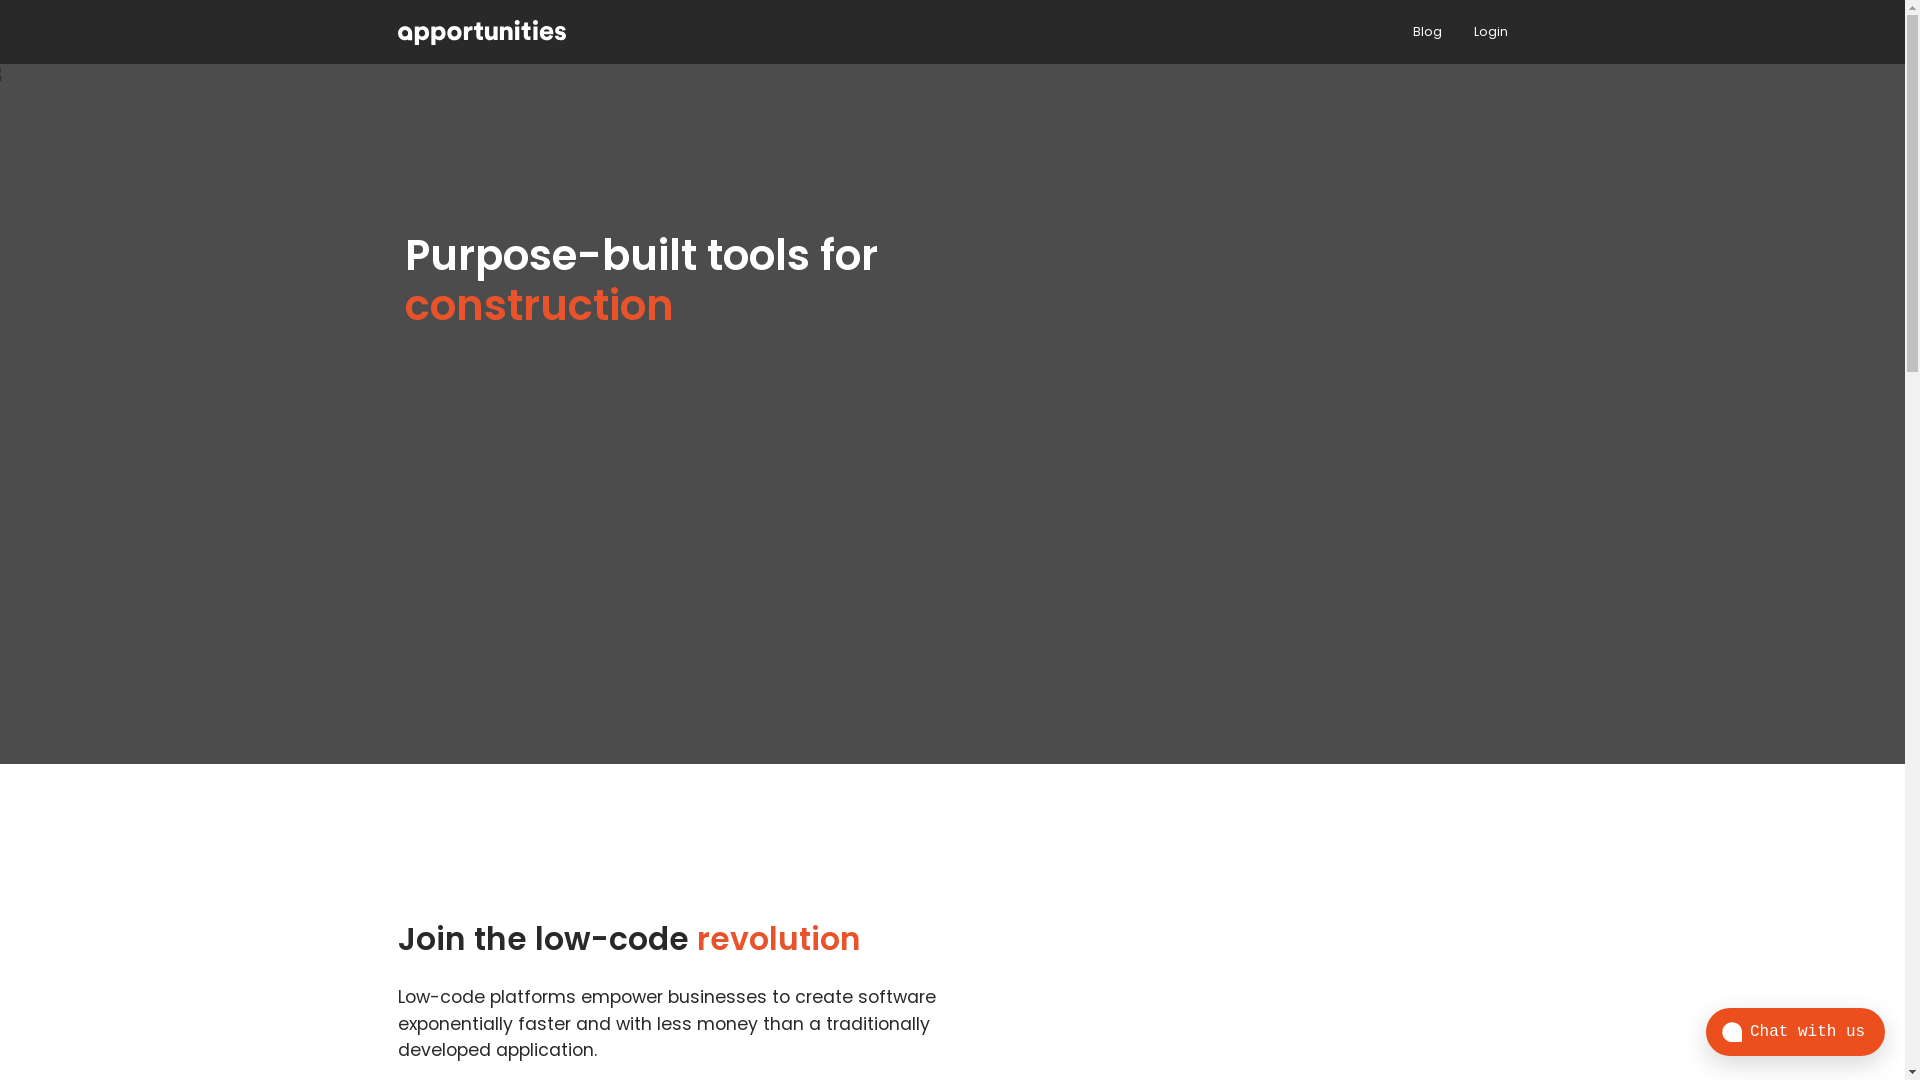 Image resolution: width=1920 pixels, height=1080 pixels. What do you see at coordinates (1795, 1032) in the screenshot?
I see `'Chat with us'` at bounding box center [1795, 1032].